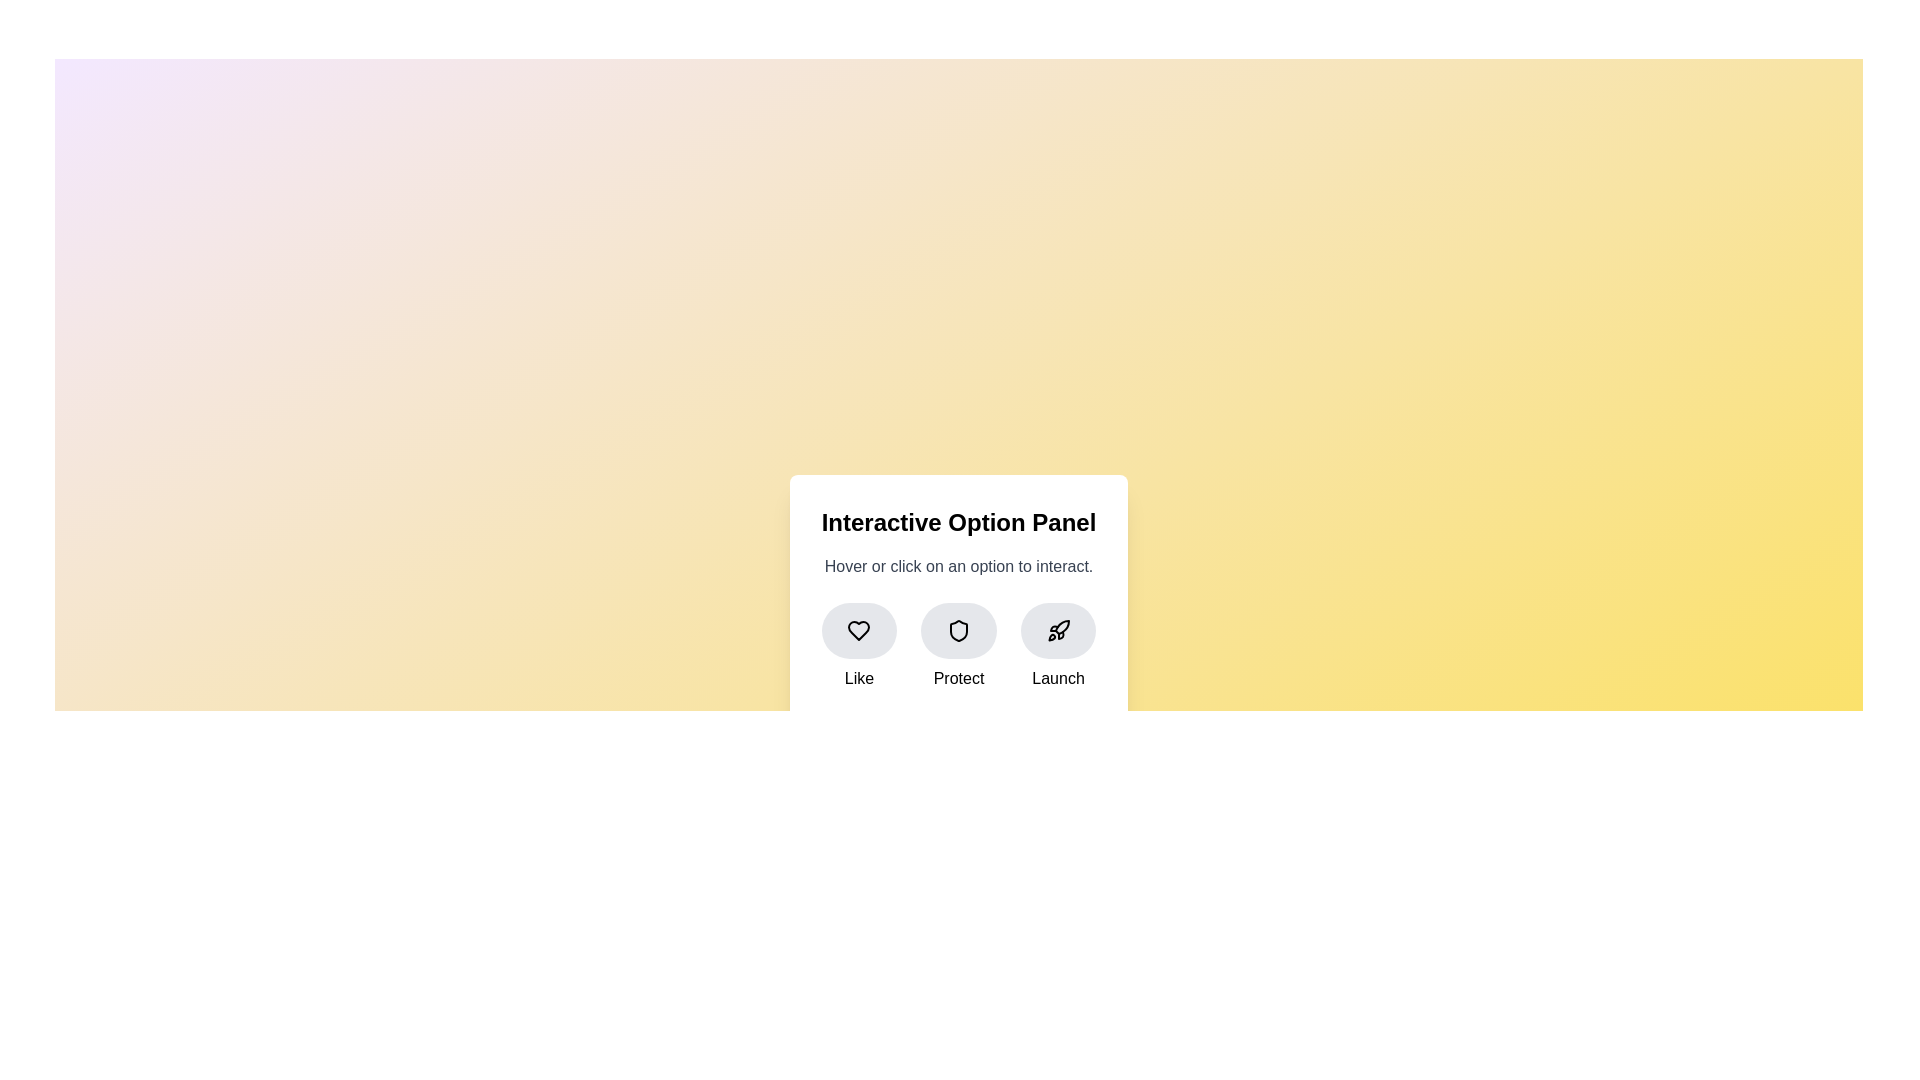 Image resolution: width=1920 pixels, height=1080 pixels. What do you see at coordinates (1057, 631) in the screenshot?
I see `the 'Launch' icon located inside the rounded button at the far-right position of the horizontal set of buttons` at bounding box center [1057, 631].